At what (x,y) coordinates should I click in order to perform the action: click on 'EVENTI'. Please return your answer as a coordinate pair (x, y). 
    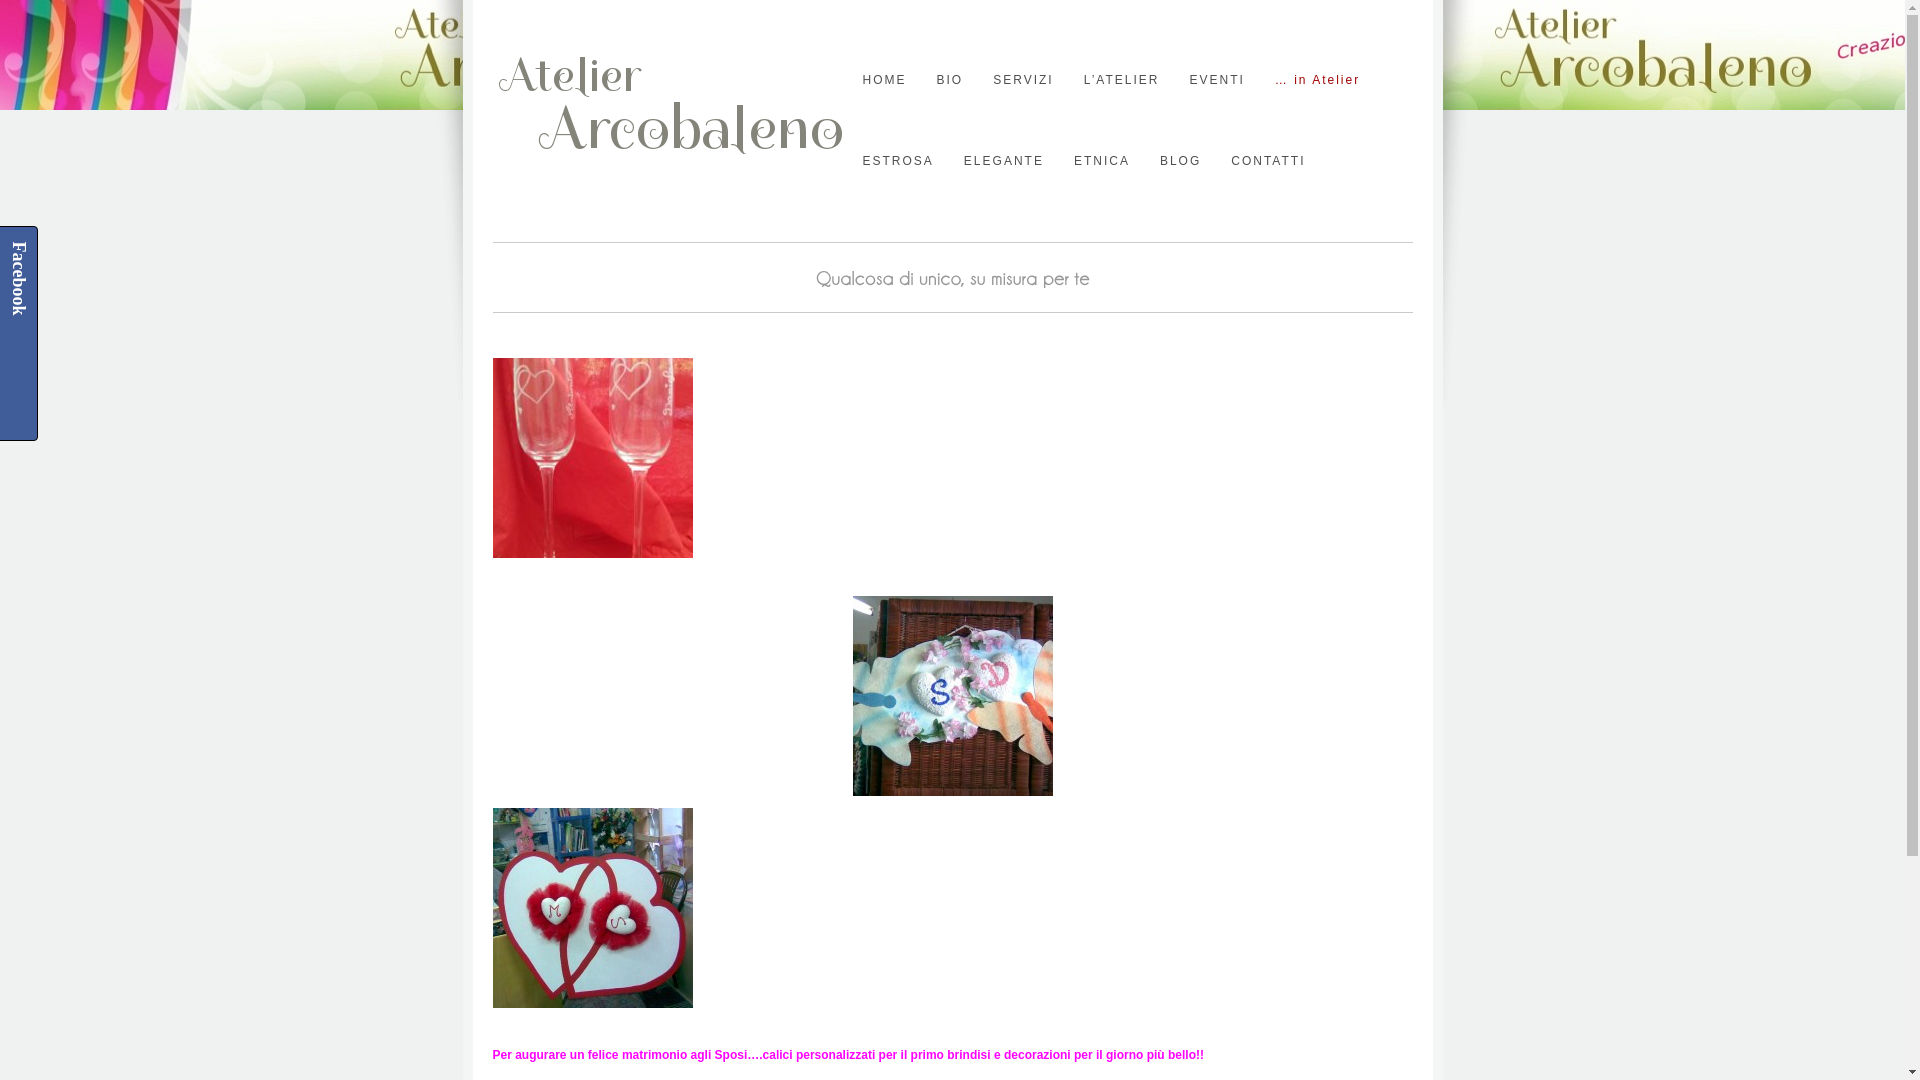
    Looking at the image, I should click on (1215, 79).